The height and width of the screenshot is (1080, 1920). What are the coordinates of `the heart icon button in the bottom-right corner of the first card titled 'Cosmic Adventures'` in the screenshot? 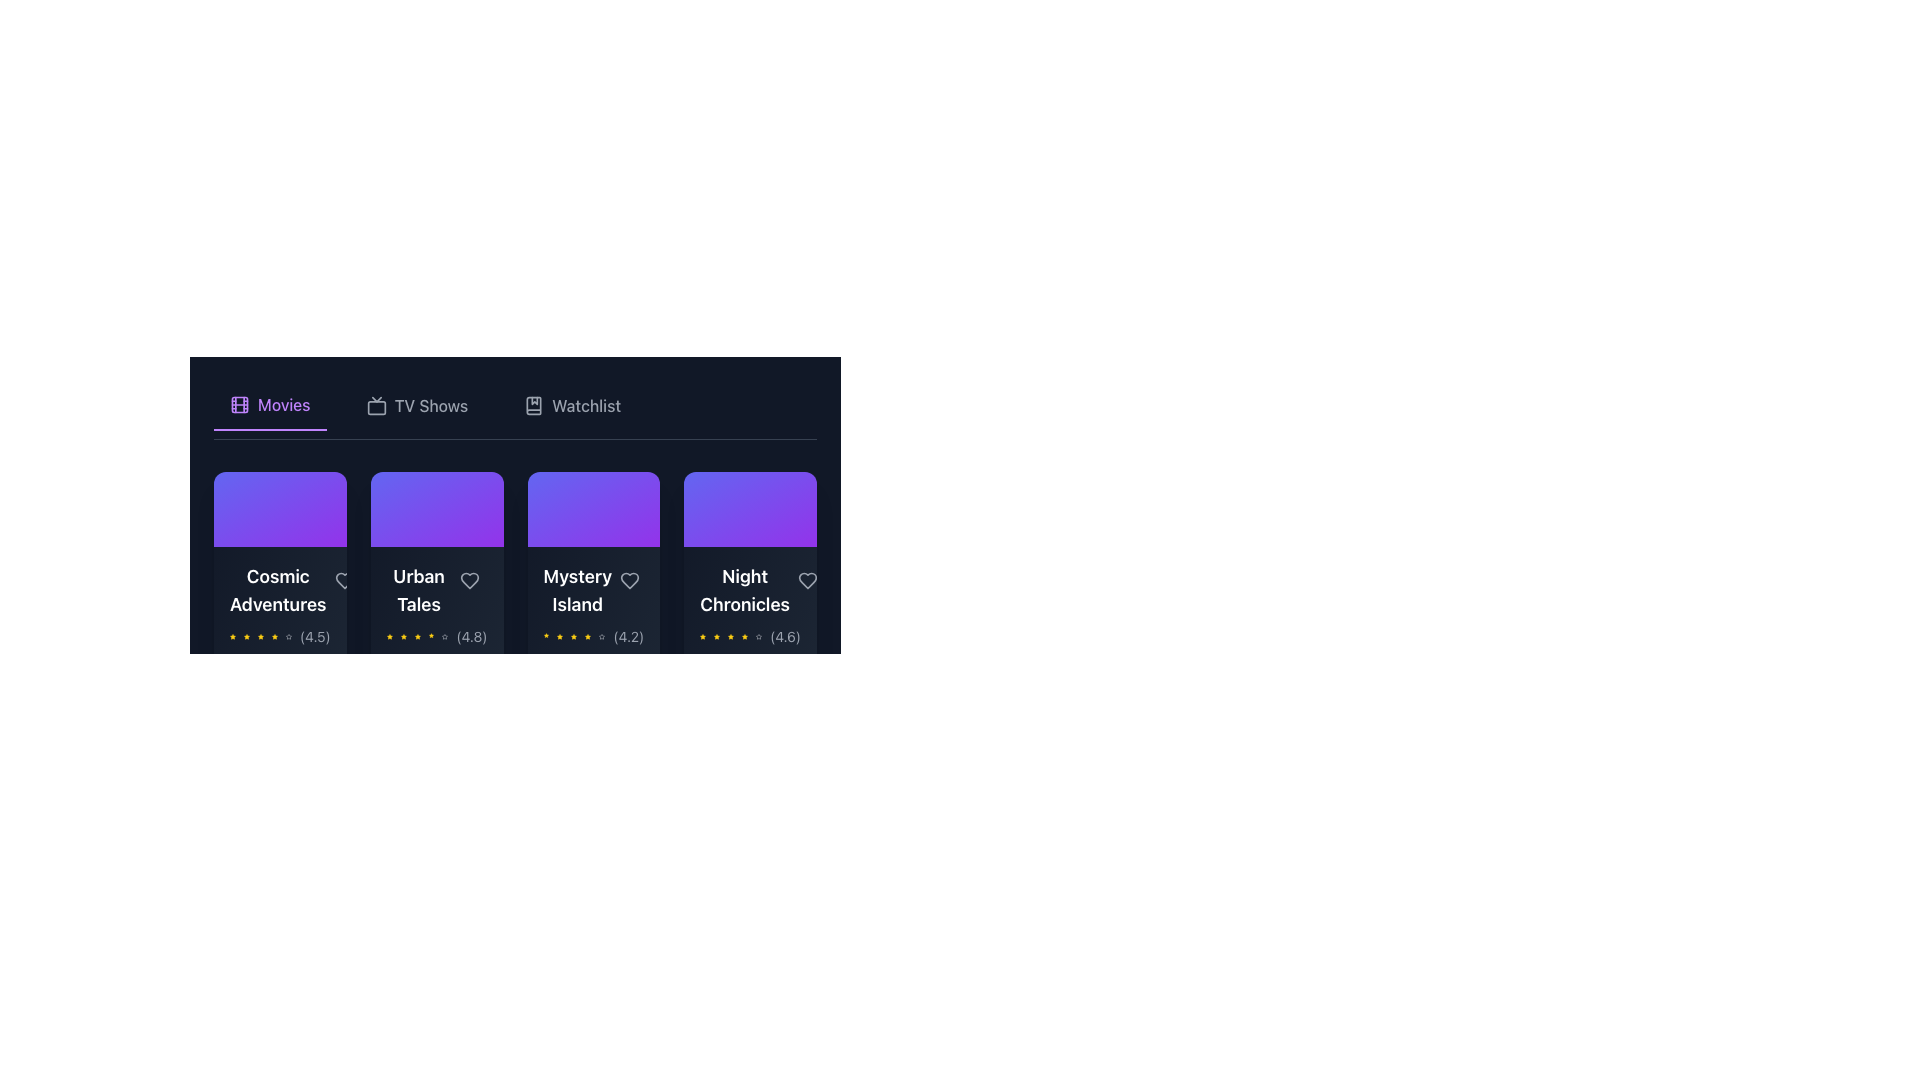 It's located at (344, 580).